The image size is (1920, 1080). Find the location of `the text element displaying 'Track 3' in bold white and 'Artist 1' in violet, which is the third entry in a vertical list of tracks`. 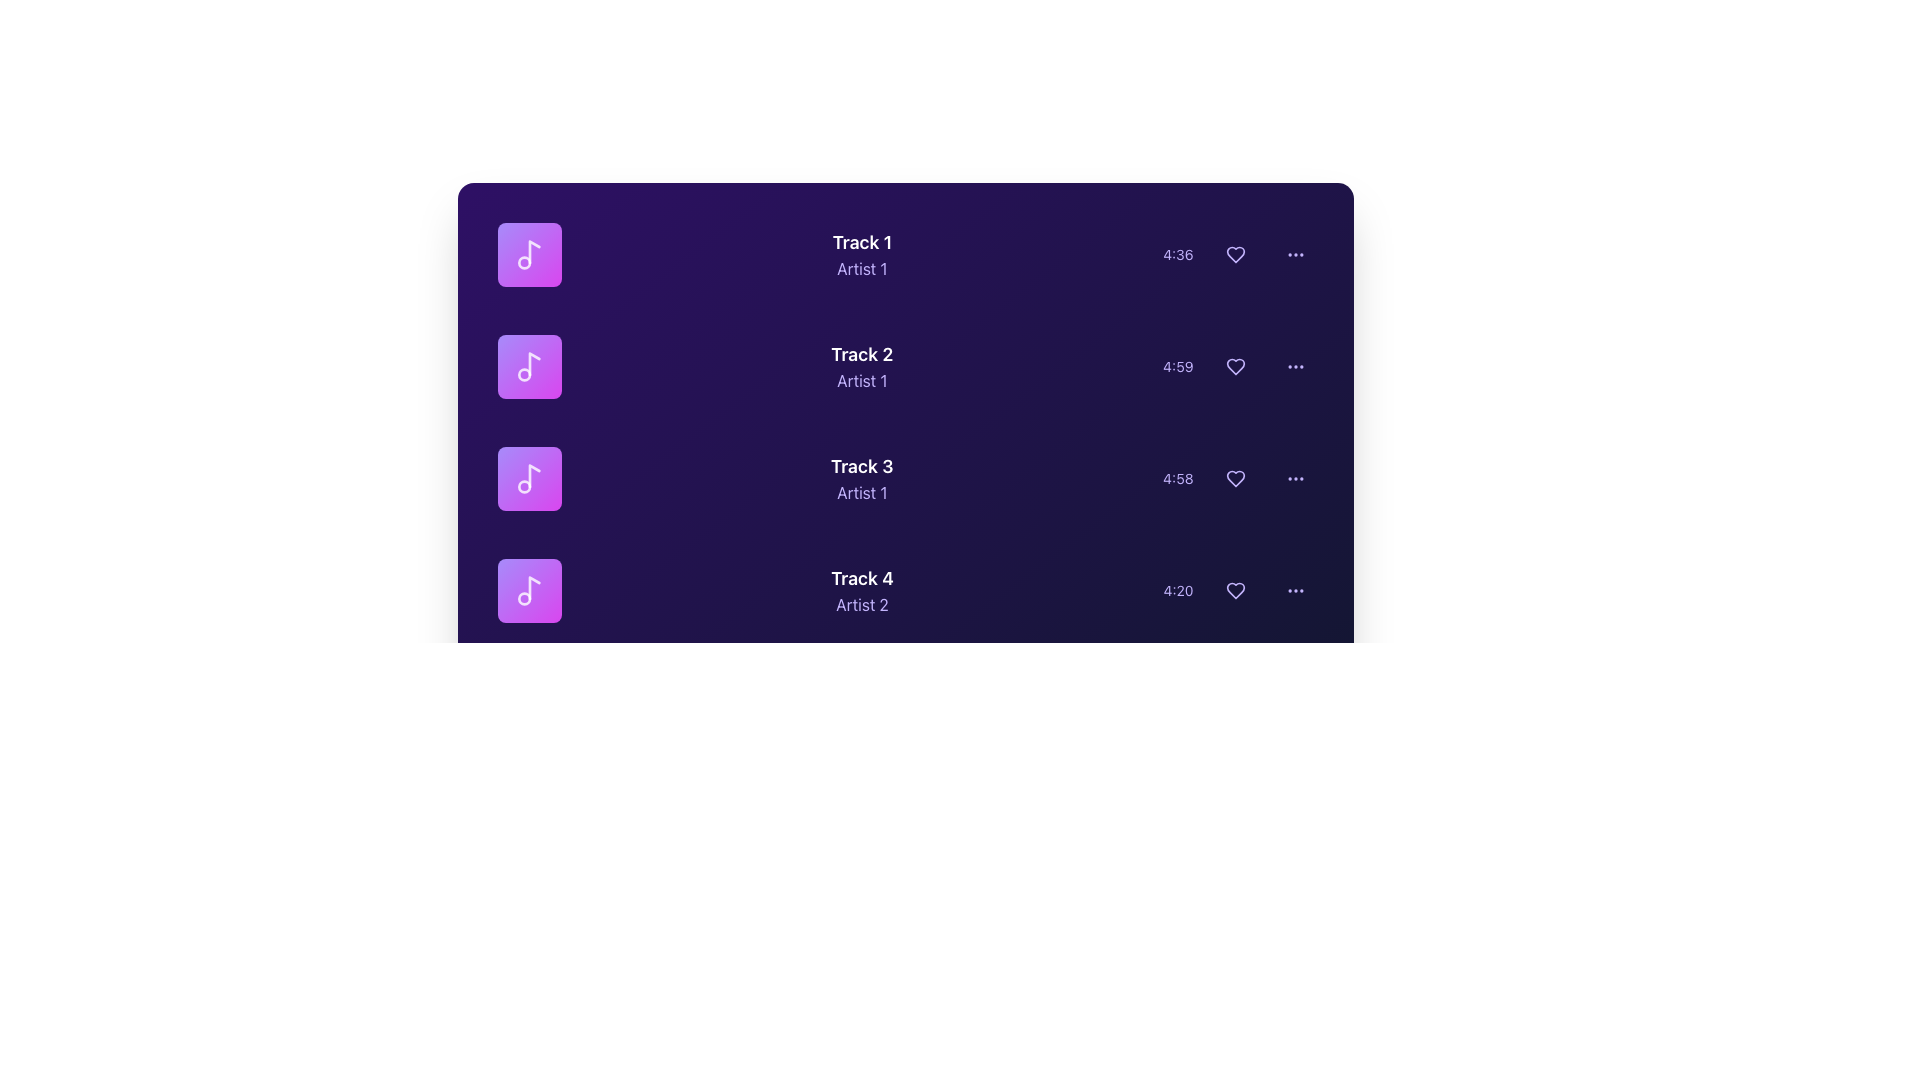

the text element displaying 'Track 3' in bold white and 'Artist 1' in violet, which is the third entry in a vertical list of tracks is located at coordinates (862, 478).